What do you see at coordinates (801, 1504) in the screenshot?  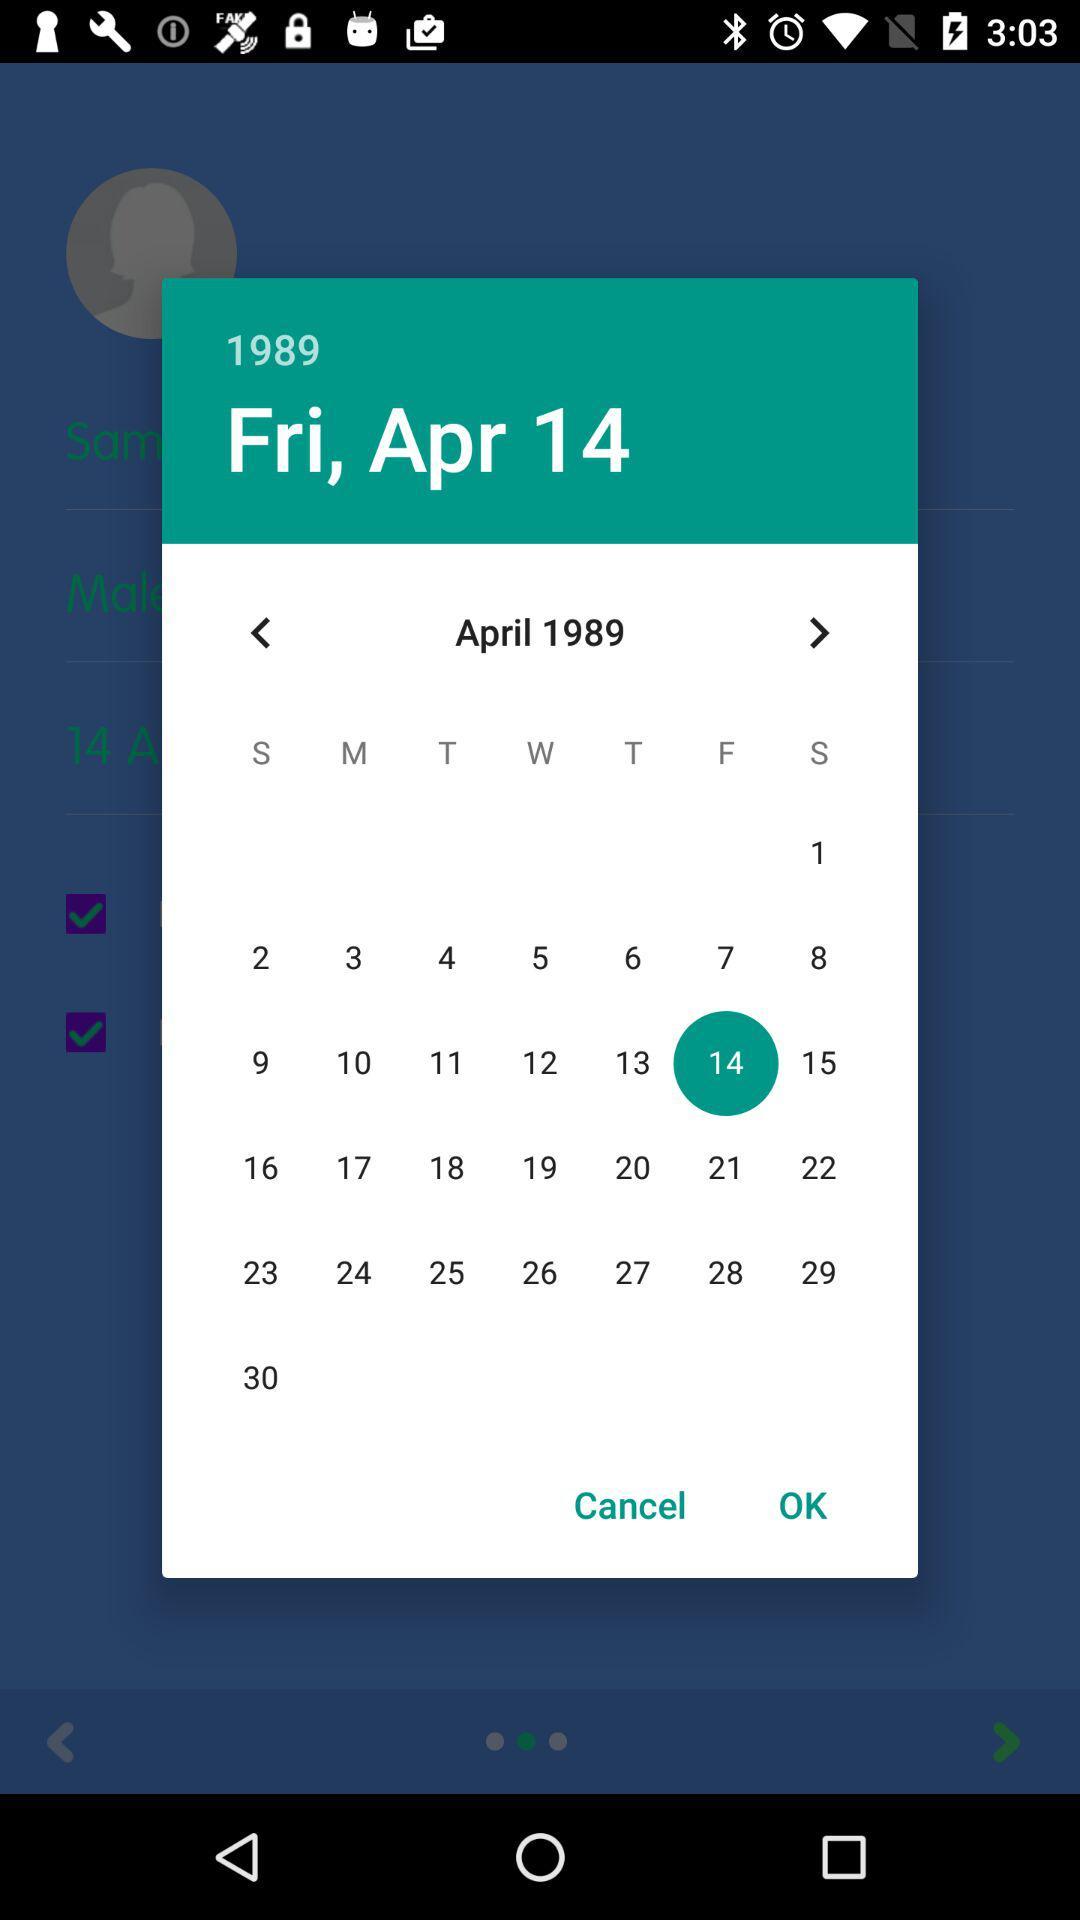 I see `icon at the bottom right corner` at bounding box center [801, 1504].